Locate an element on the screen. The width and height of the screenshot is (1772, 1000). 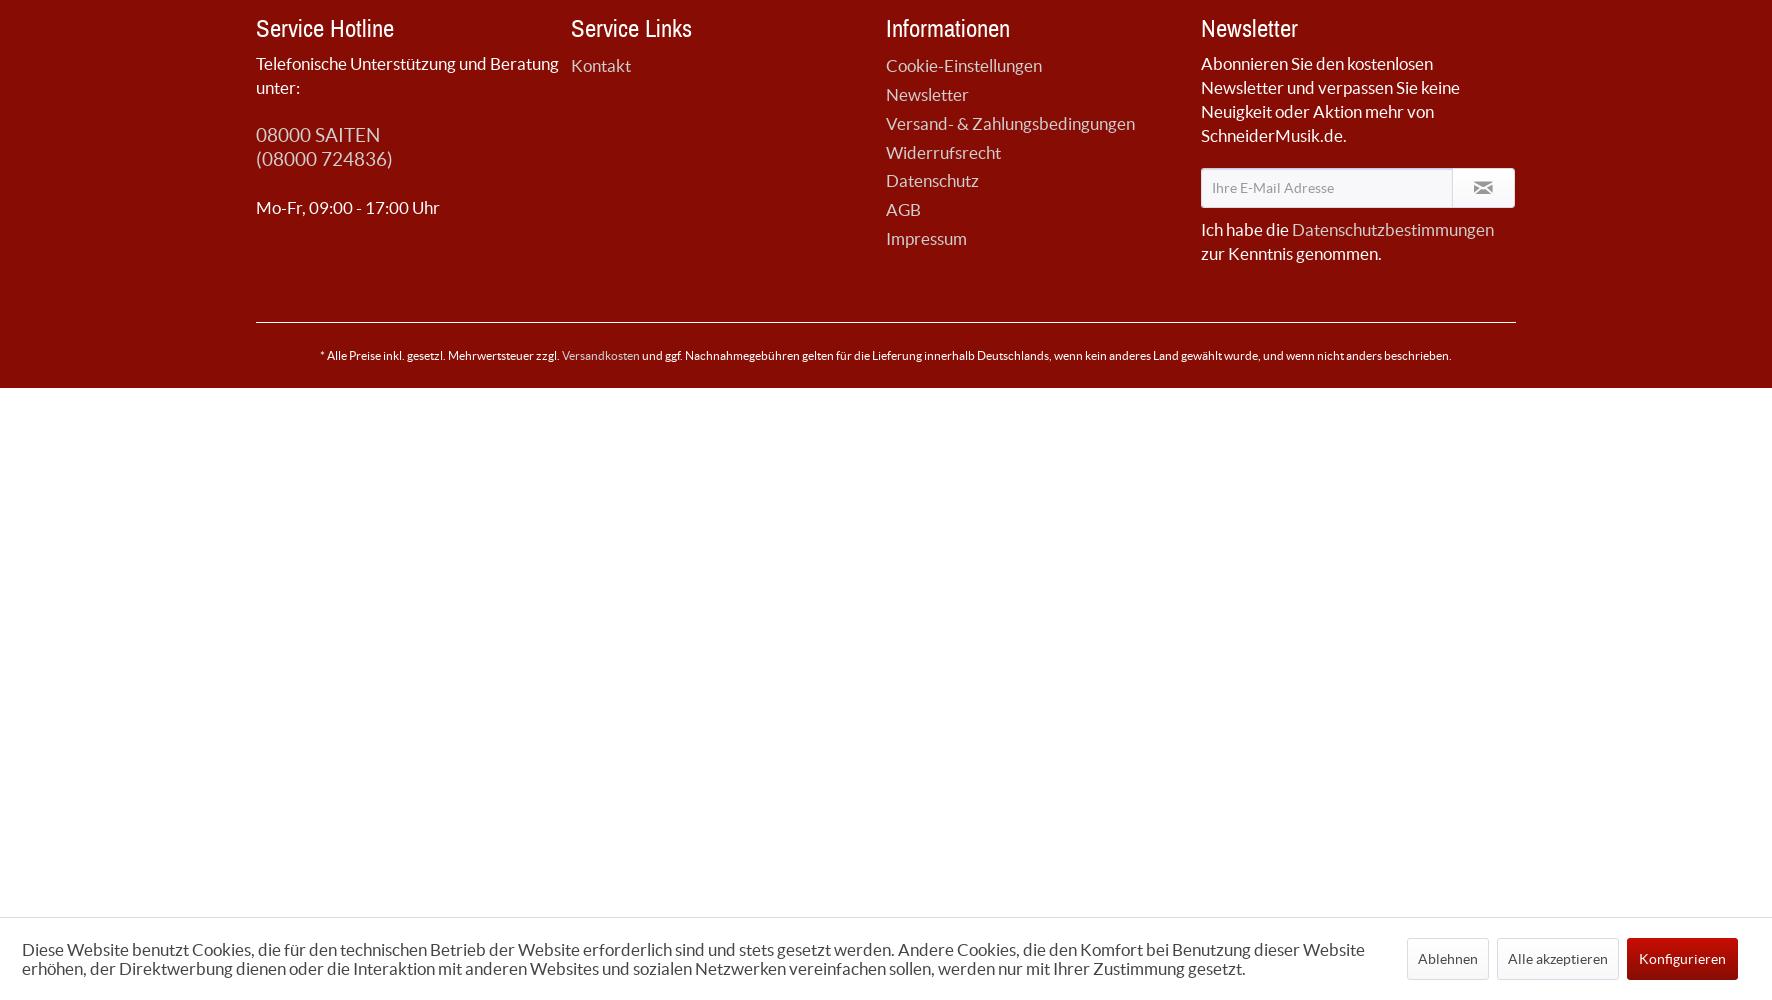
'Konfigurieren' is located at coordinates (1681, 958).